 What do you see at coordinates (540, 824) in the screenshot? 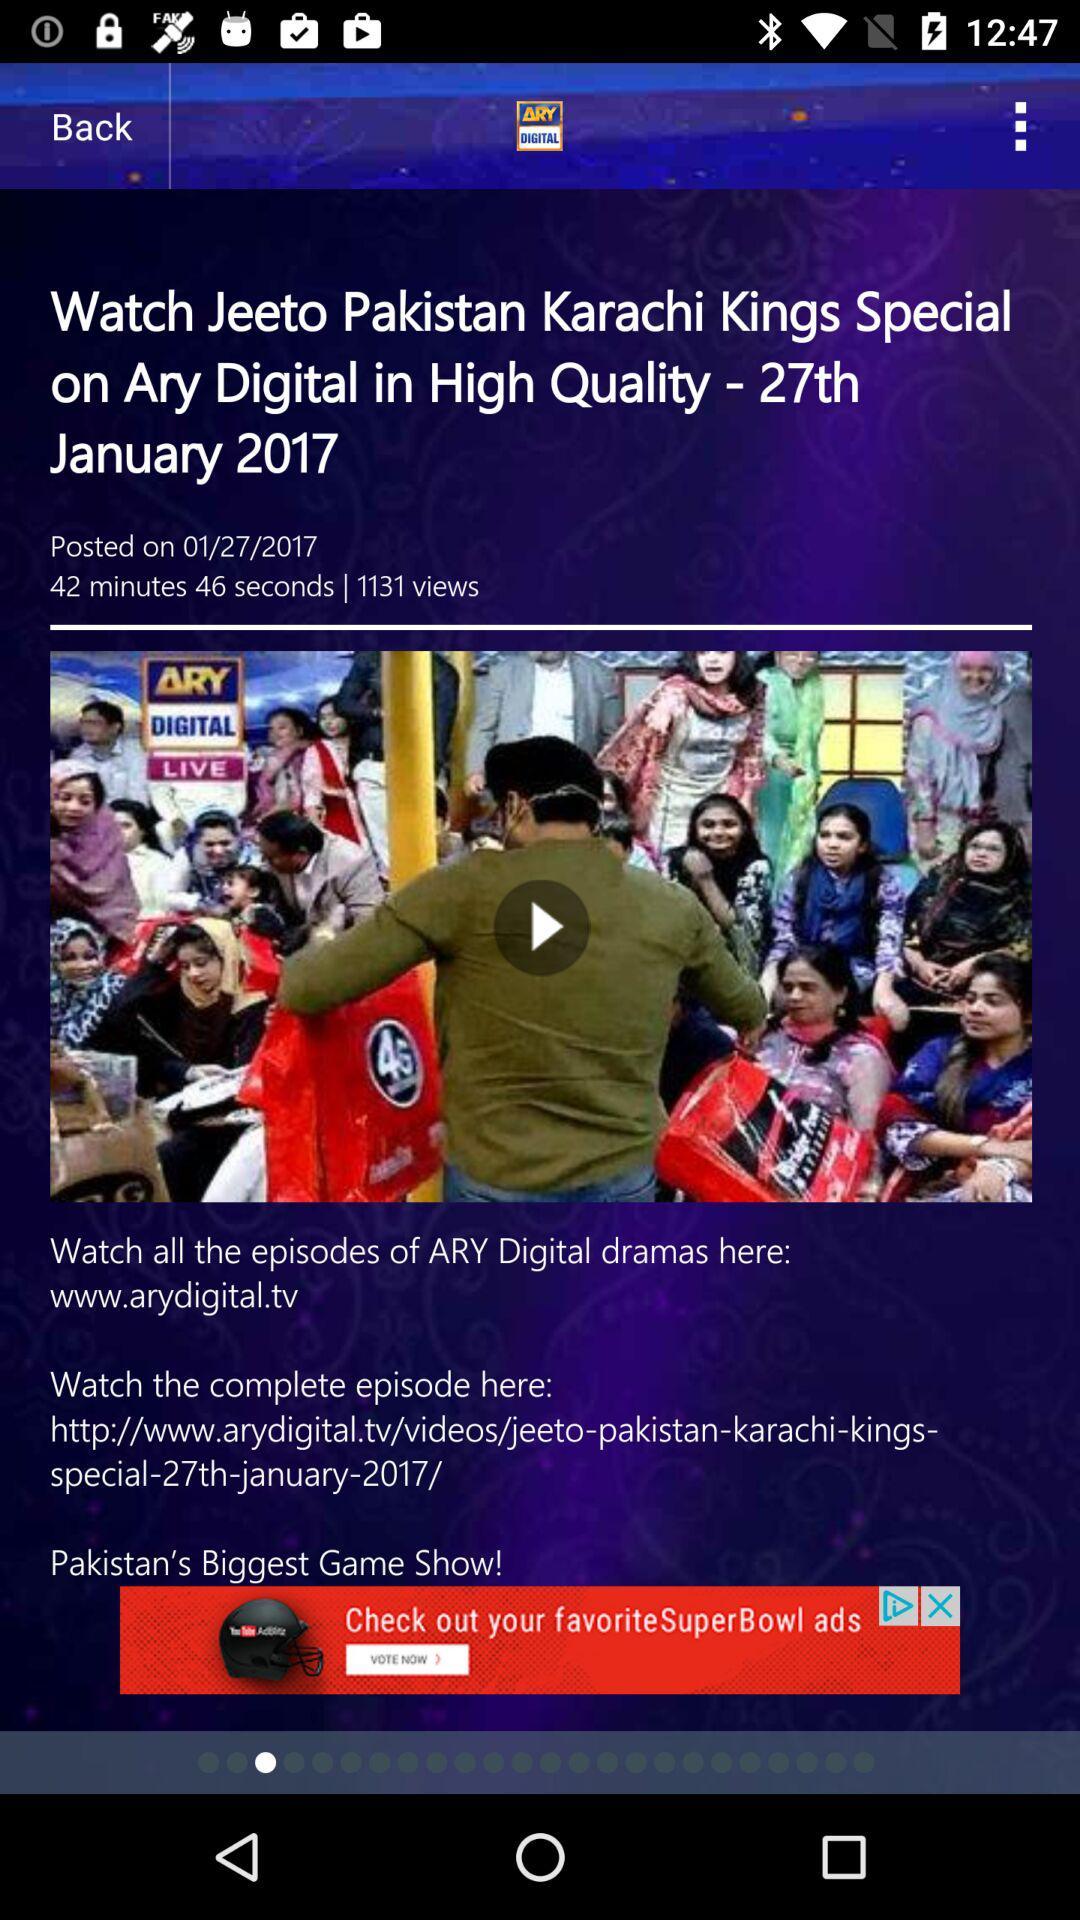
I see `the video` at bounding box center [540, 824].